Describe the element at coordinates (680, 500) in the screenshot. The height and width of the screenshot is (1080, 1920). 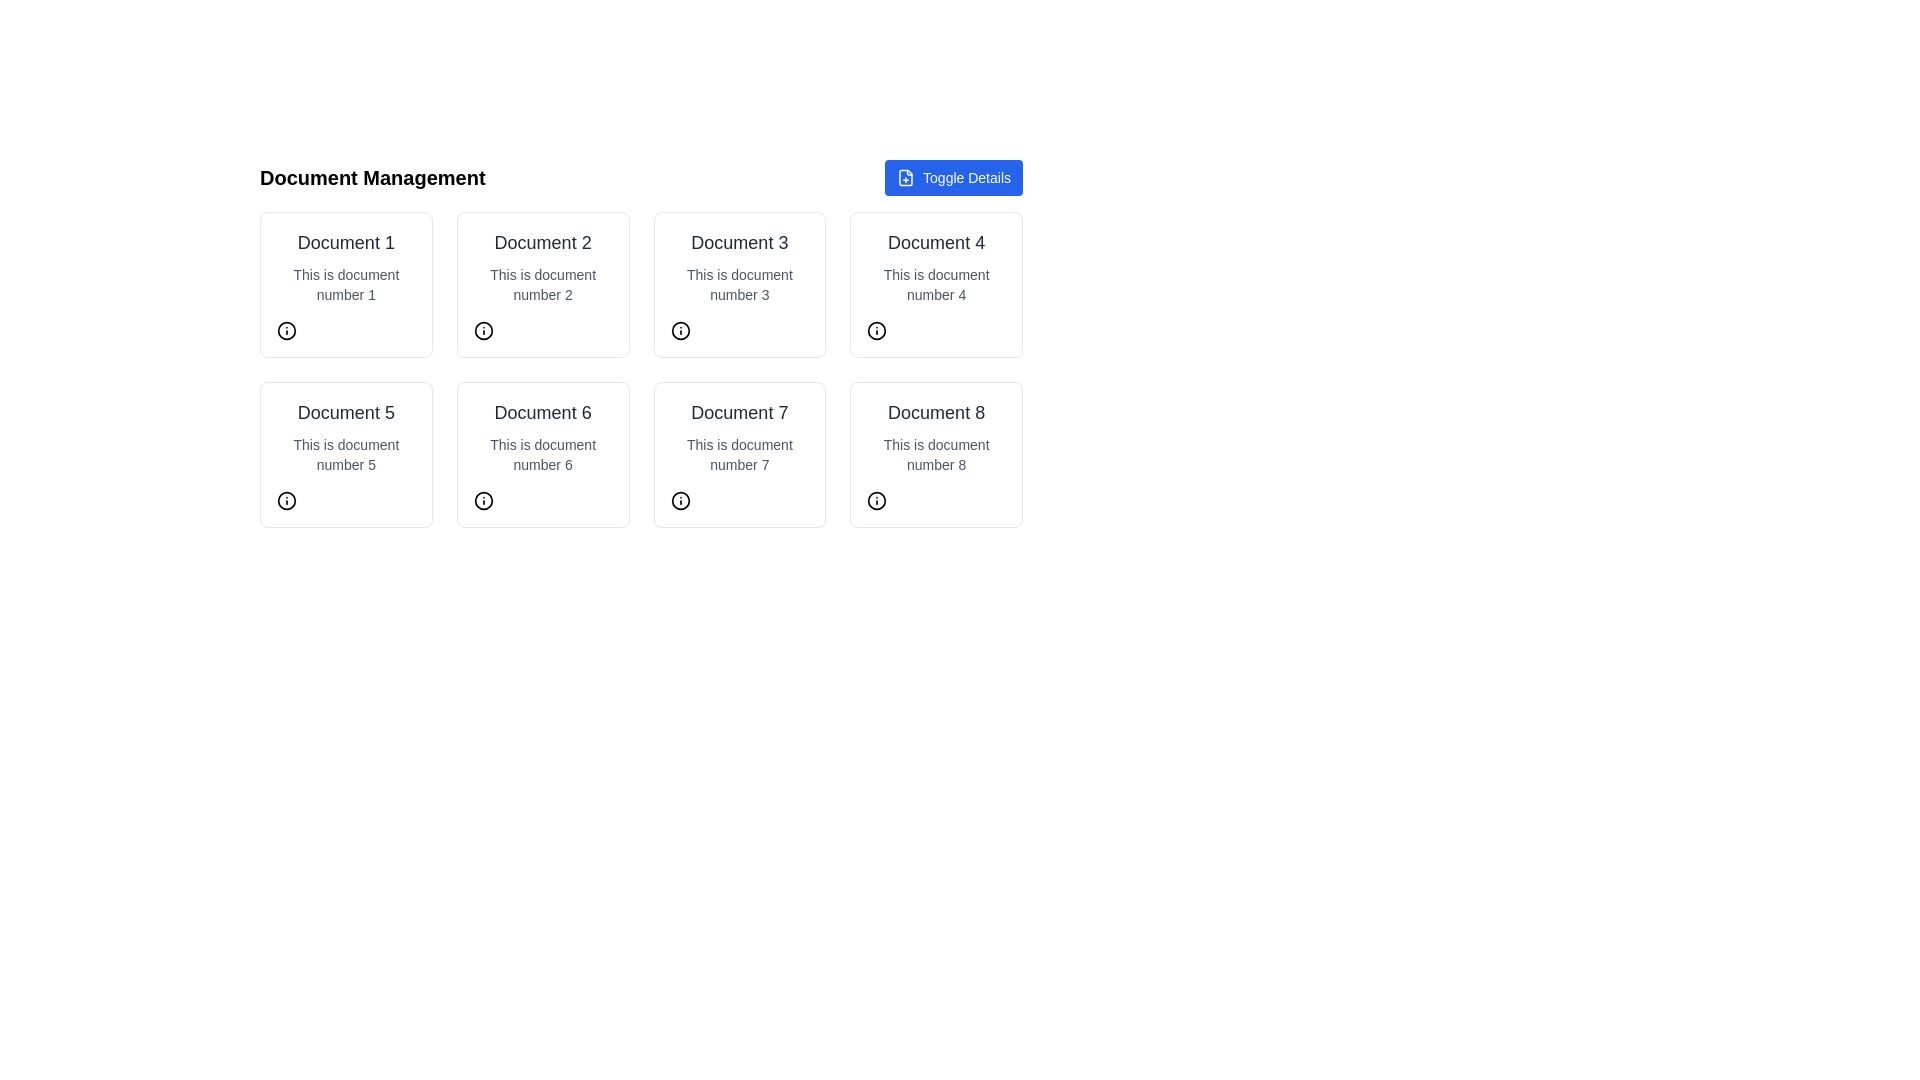
I see `the Info Icon, a circular graphic with a lowercase 'i', located at the bottom-right corner of the 'Document 7' card` at that location.